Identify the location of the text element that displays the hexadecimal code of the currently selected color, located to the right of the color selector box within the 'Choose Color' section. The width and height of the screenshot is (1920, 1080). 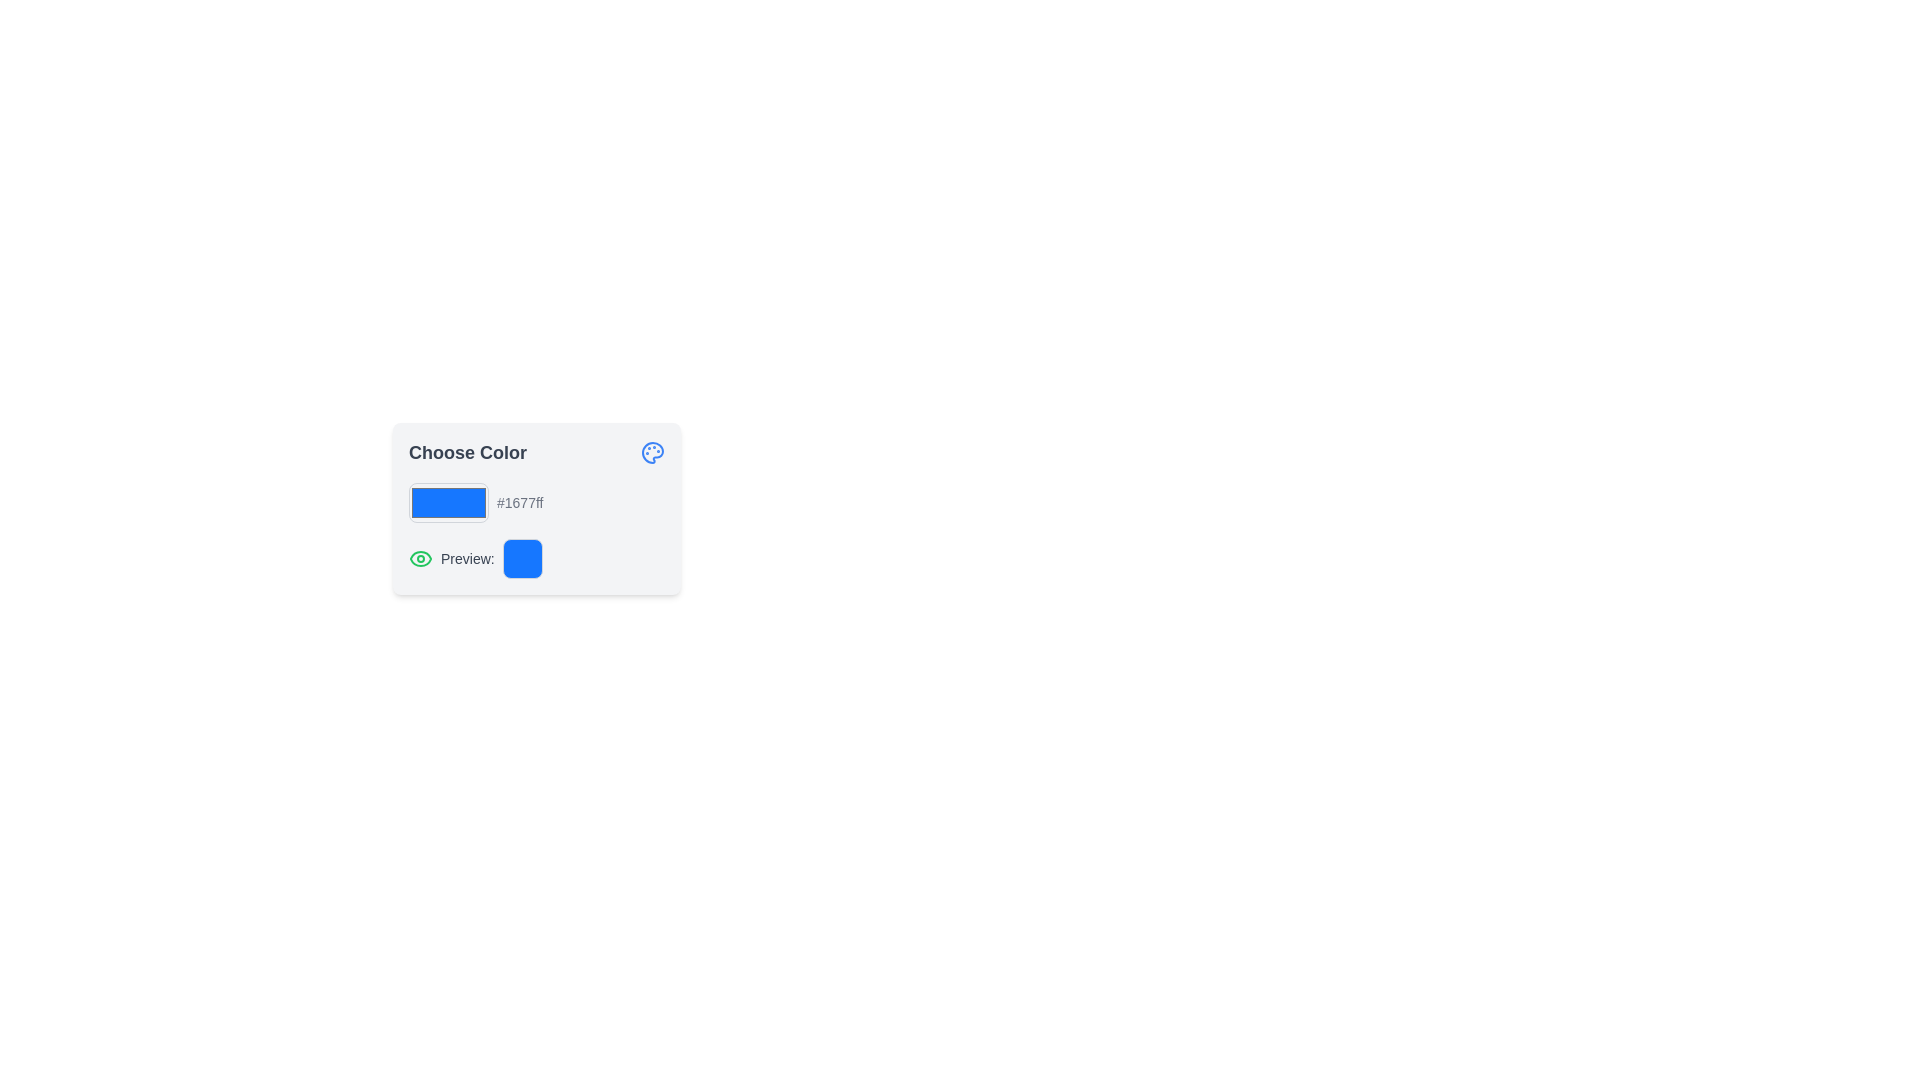
(520, 501).